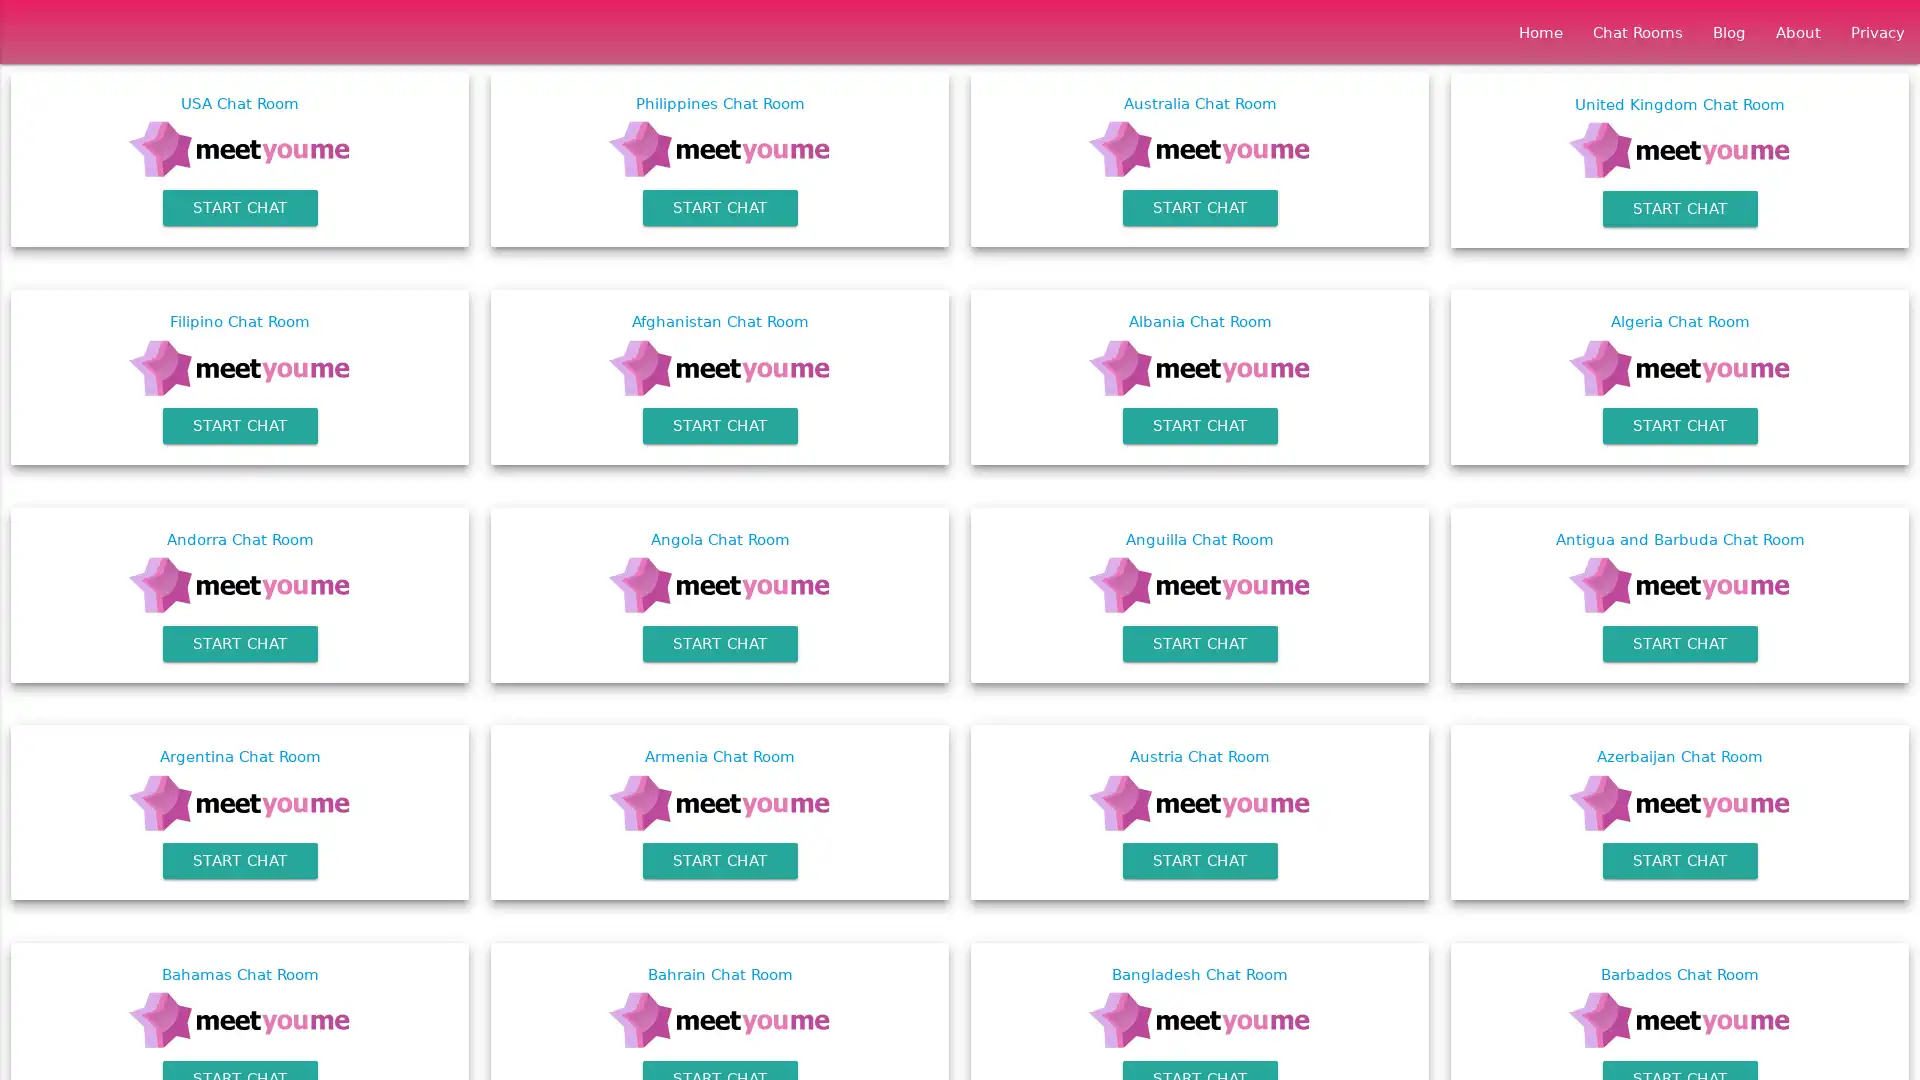 The width and height of the screenshot is (1920, 1080). I want to click on START CHAT, so click(1679, 208).